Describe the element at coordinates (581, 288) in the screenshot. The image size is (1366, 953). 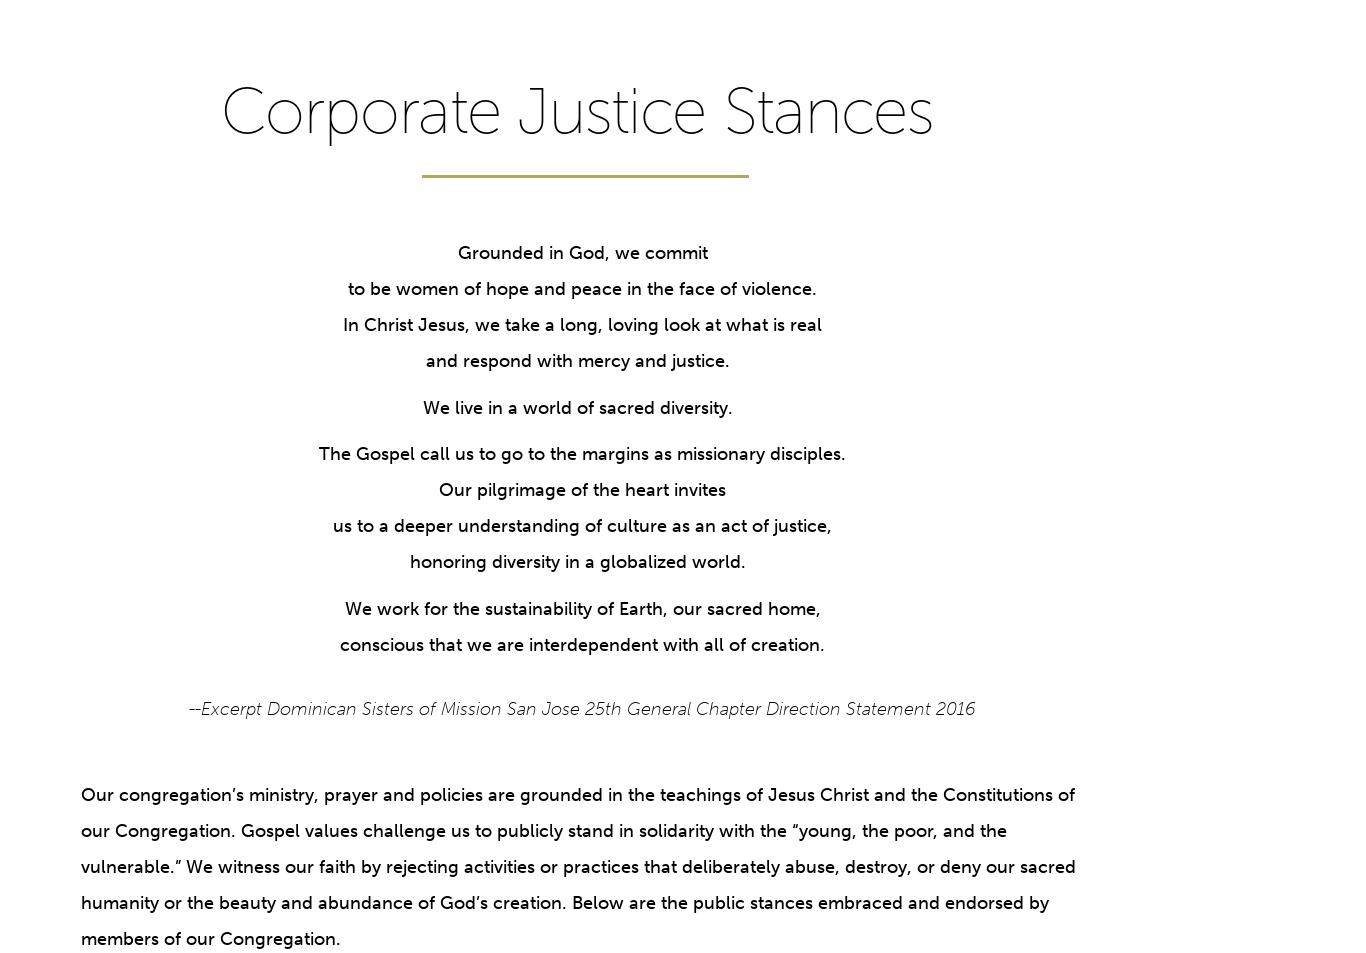
I see `'to be women of hope and peace in the face of violence.'` at that location.